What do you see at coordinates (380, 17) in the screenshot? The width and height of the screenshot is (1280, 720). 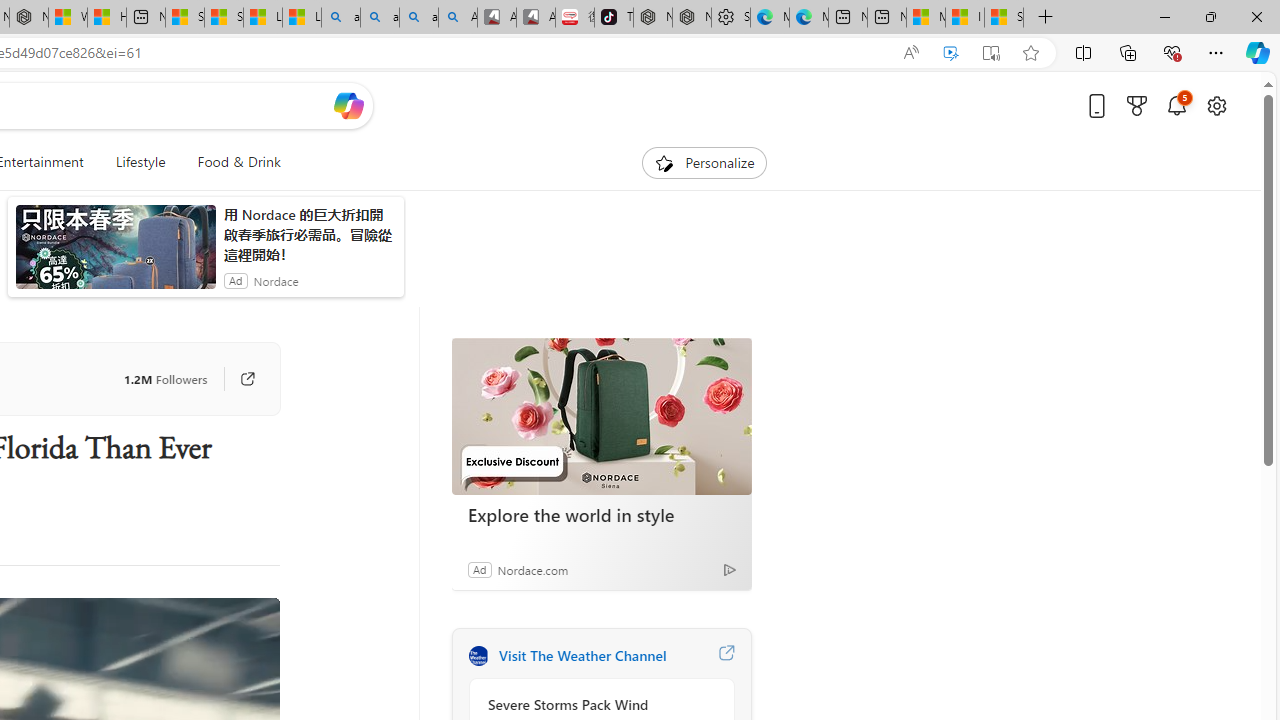 I see `'amazon - Search'` at bounding box center [380, 17].